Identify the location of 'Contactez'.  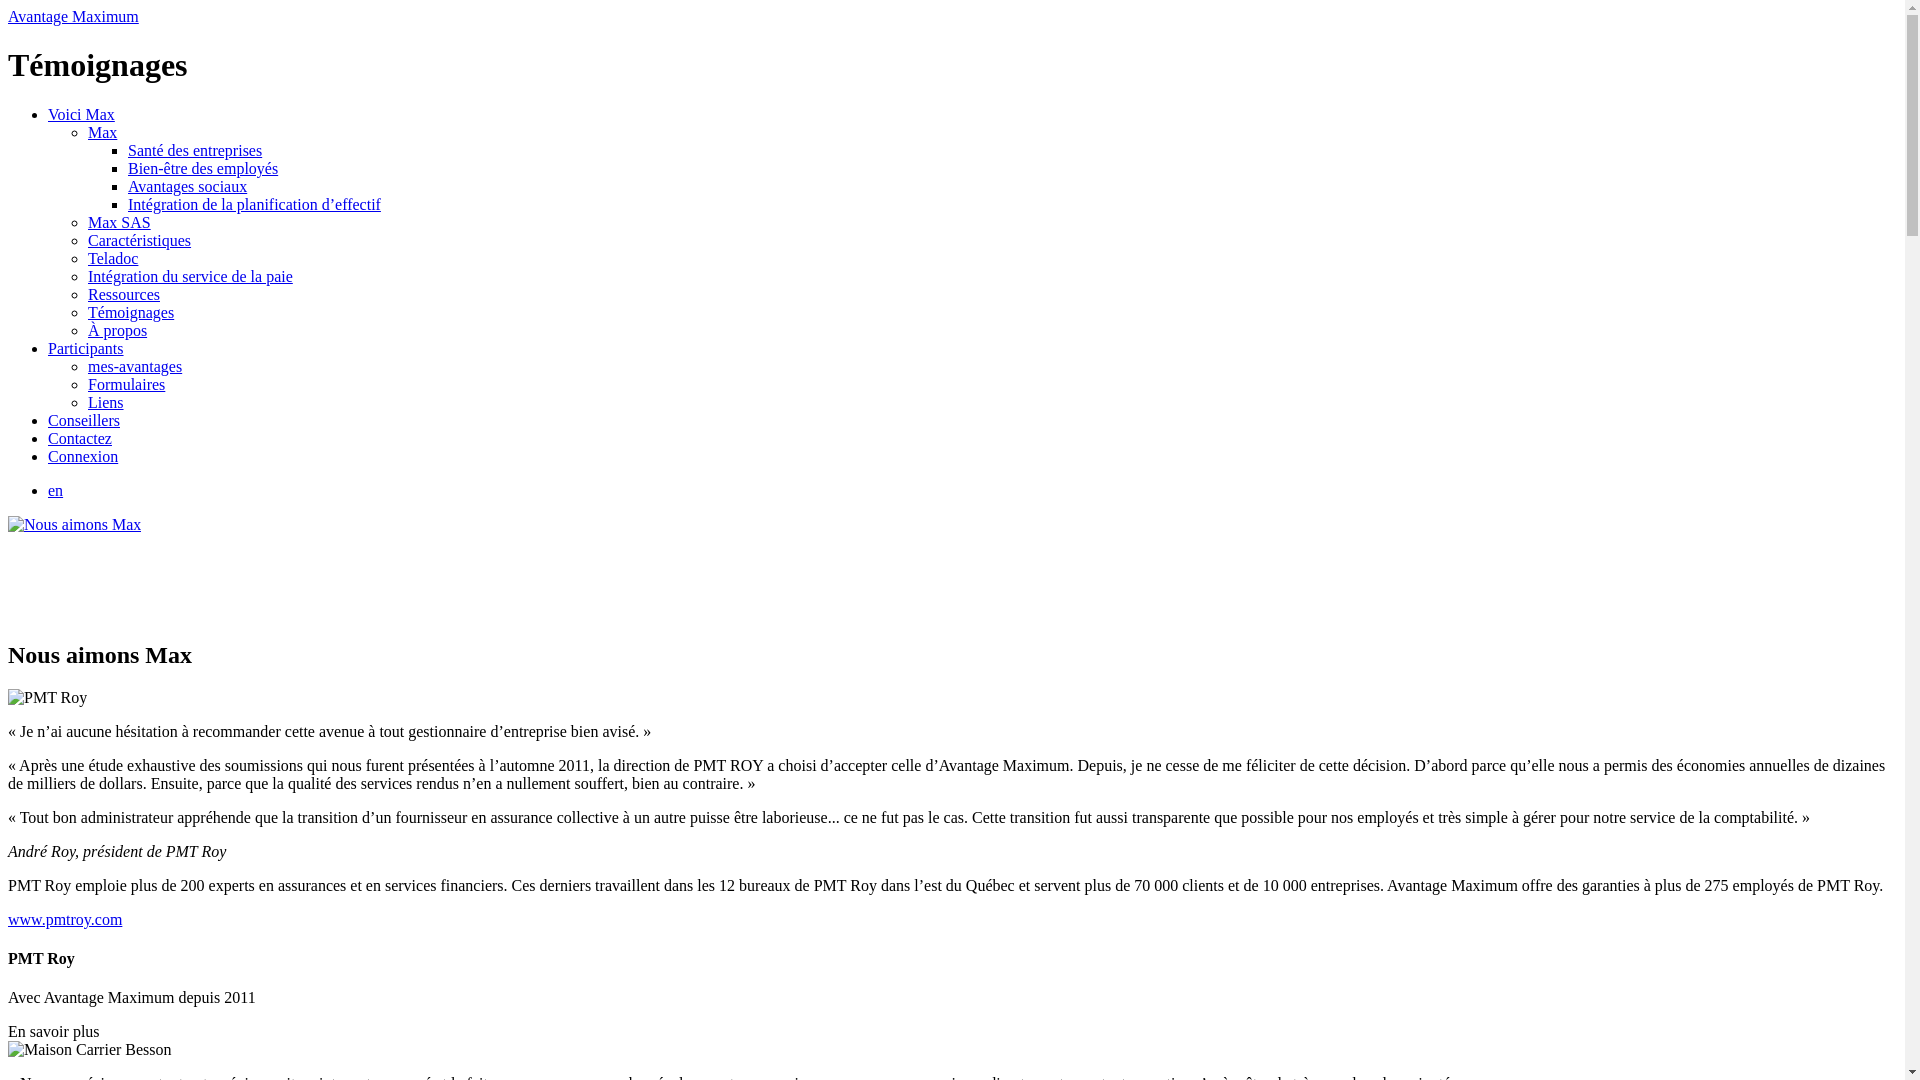
(80, 437).